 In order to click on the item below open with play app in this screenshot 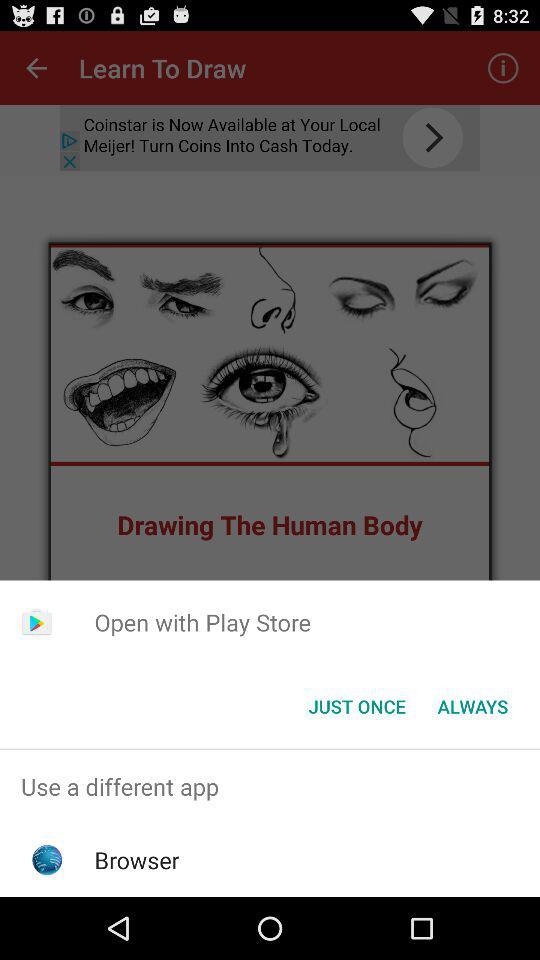, I will do `click(472, 706)`.